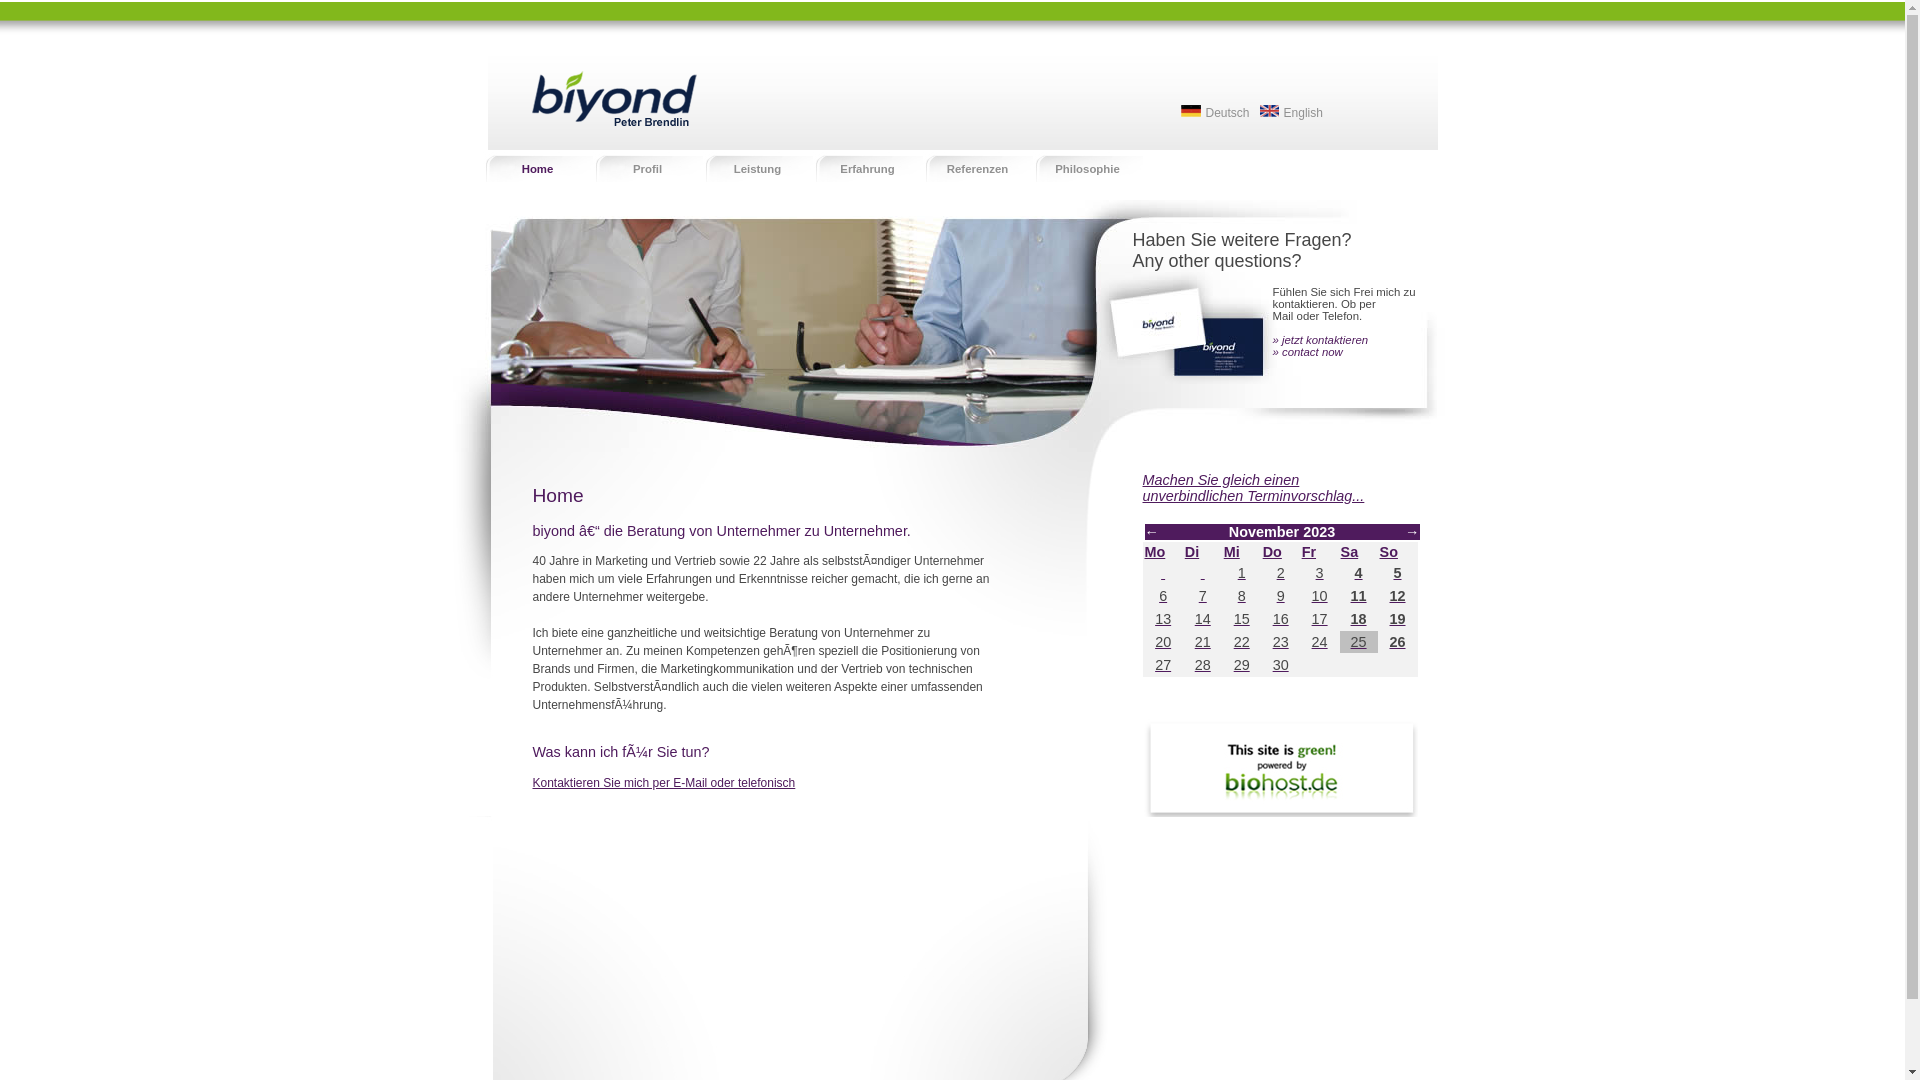 The height and width of the screenshot is (1080, 1920). What do you see at coordinates (1241, 664) in the screenshot?
I see `'29'` at bounding box center [1241, 664].